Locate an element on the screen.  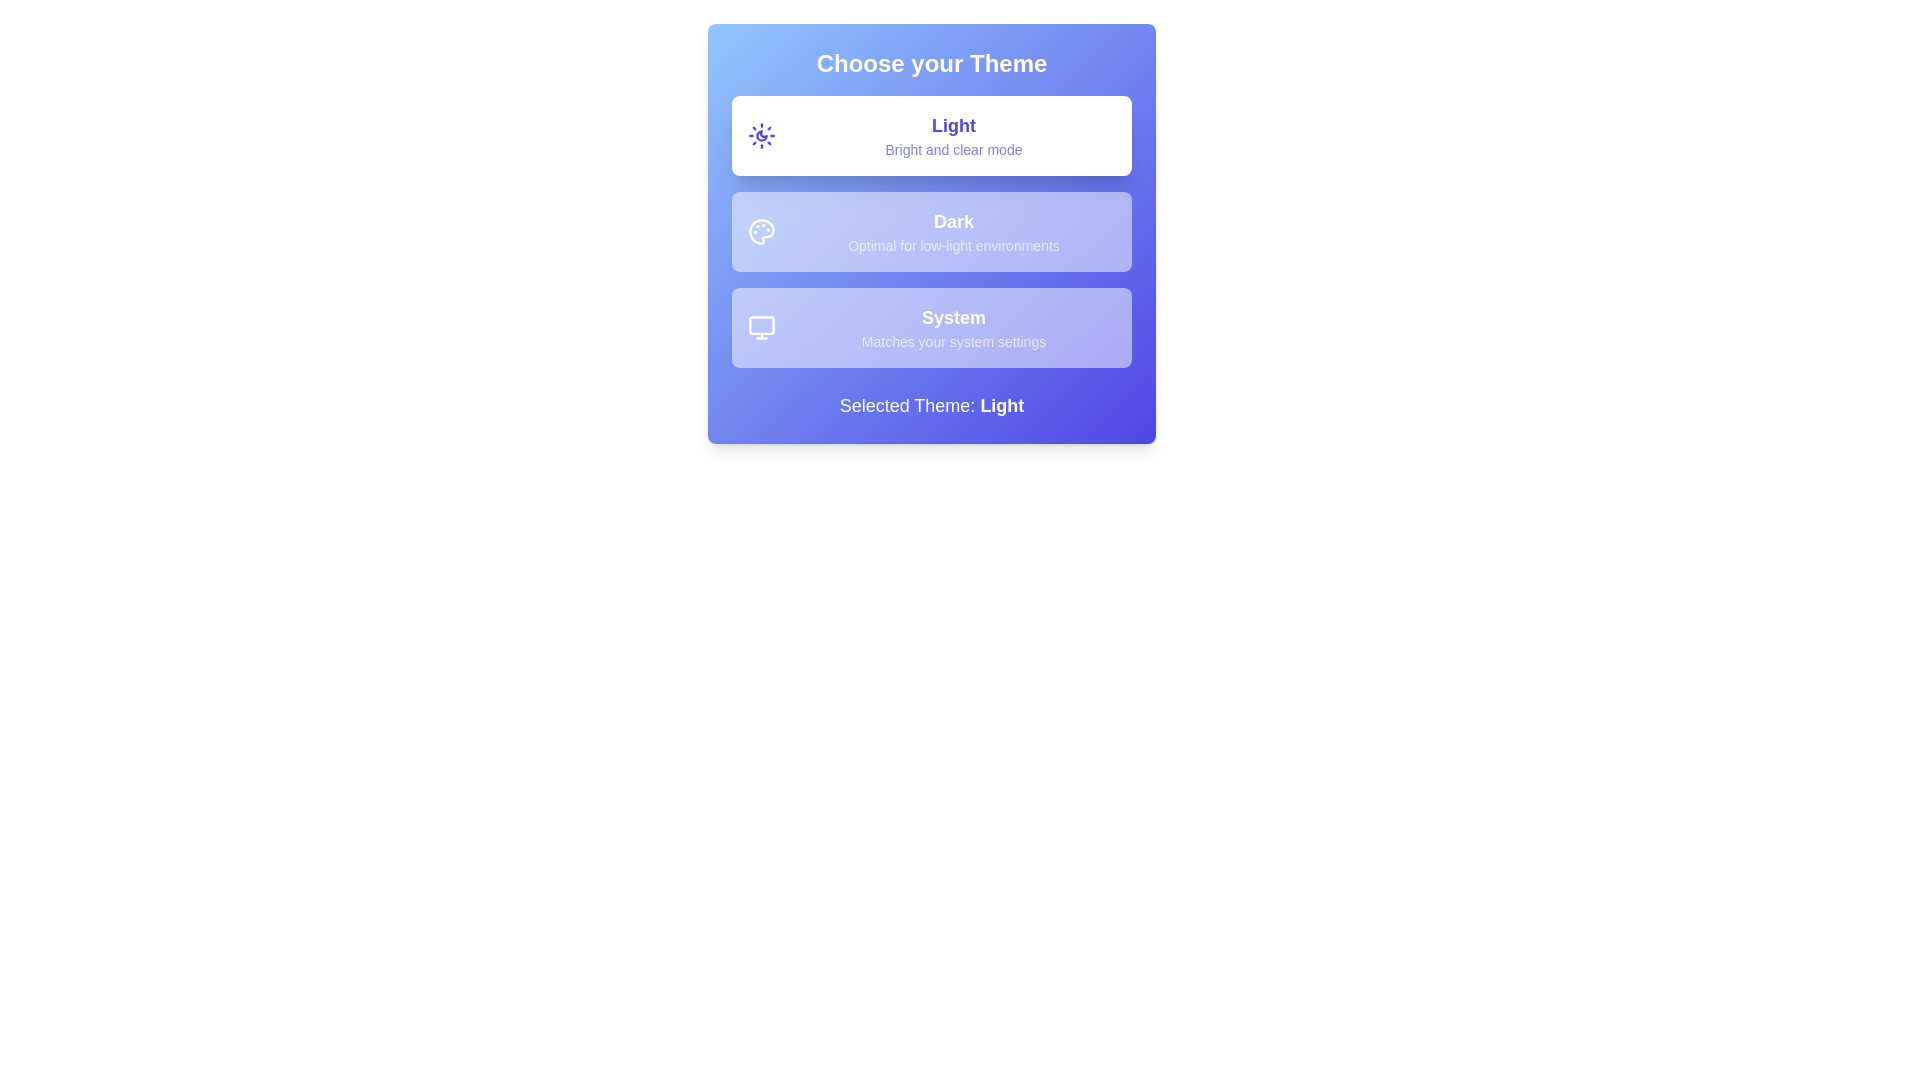
the theme Dark by clicking on its option is located at coordinates (930, 230).